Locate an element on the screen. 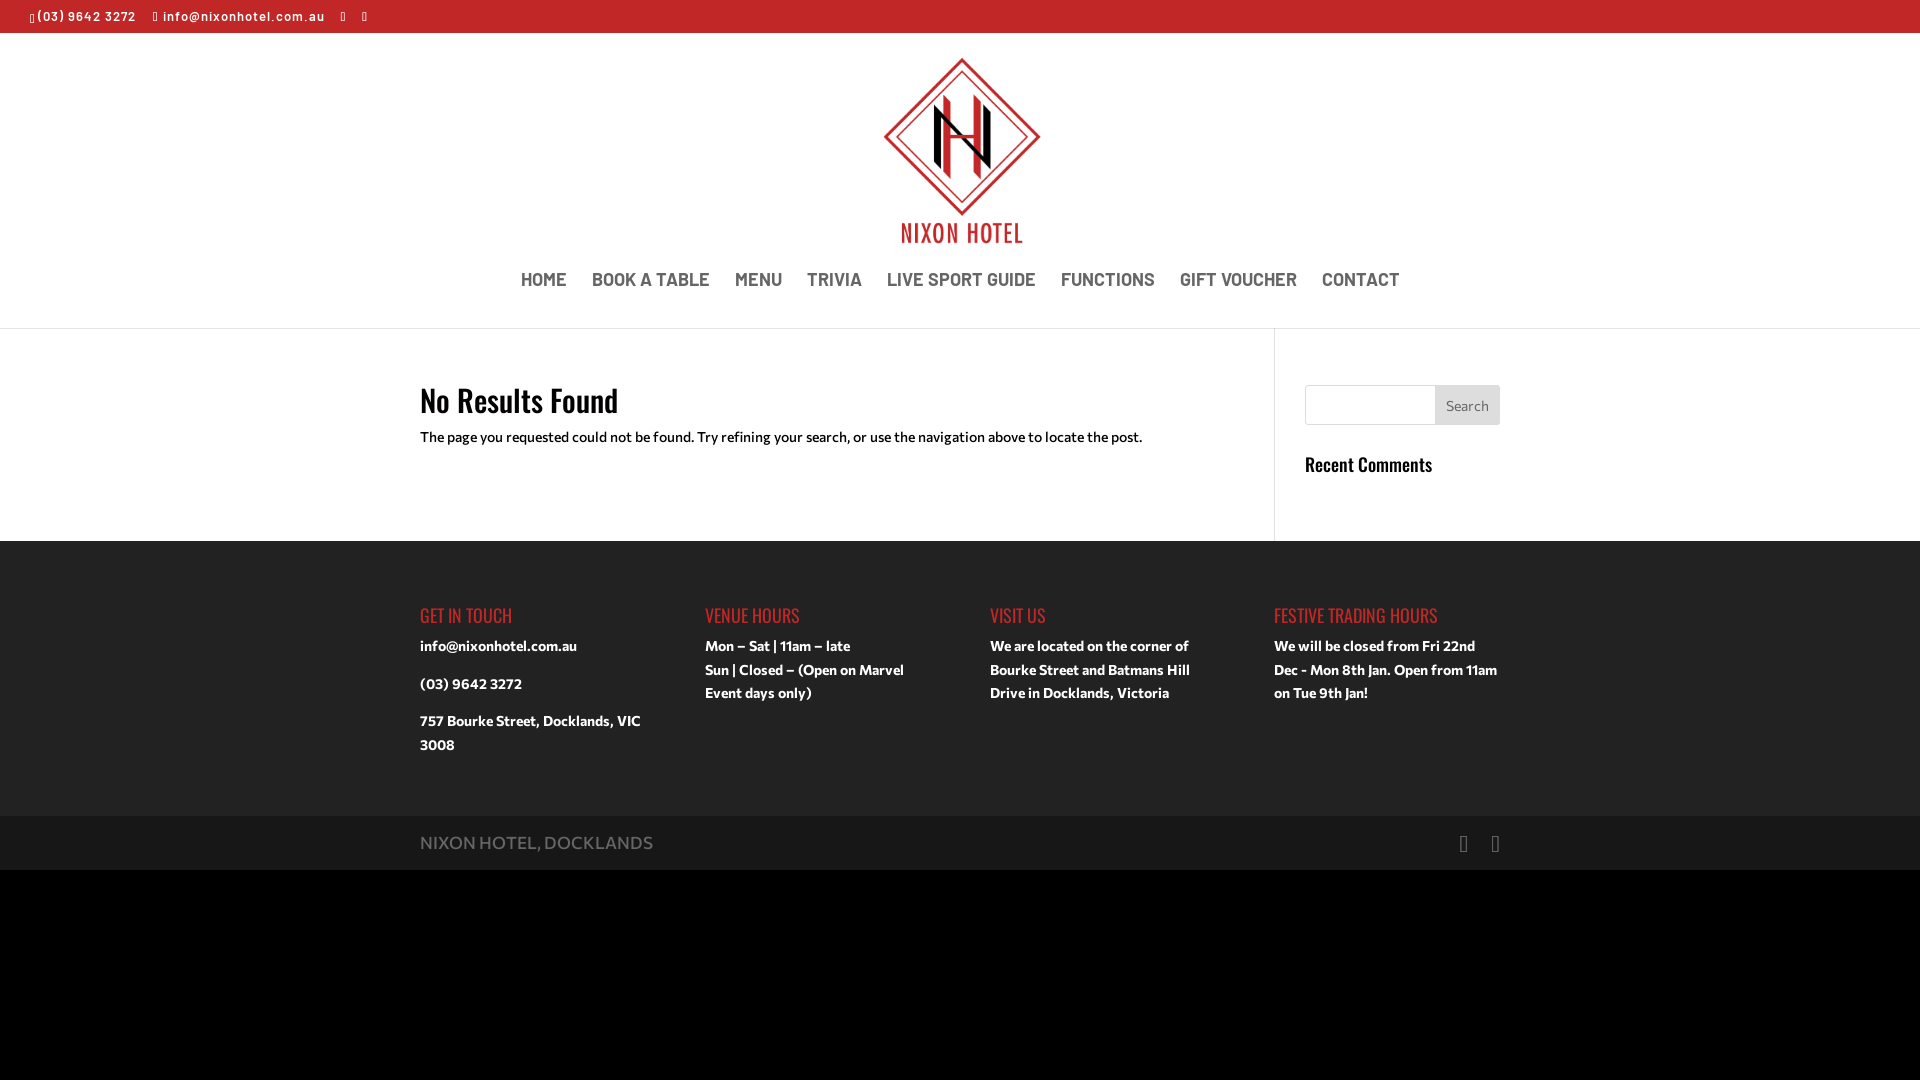 The image size is (1920, 1080). 'LIVE SPORT GUIDE' is located at coordinates (960, 300).